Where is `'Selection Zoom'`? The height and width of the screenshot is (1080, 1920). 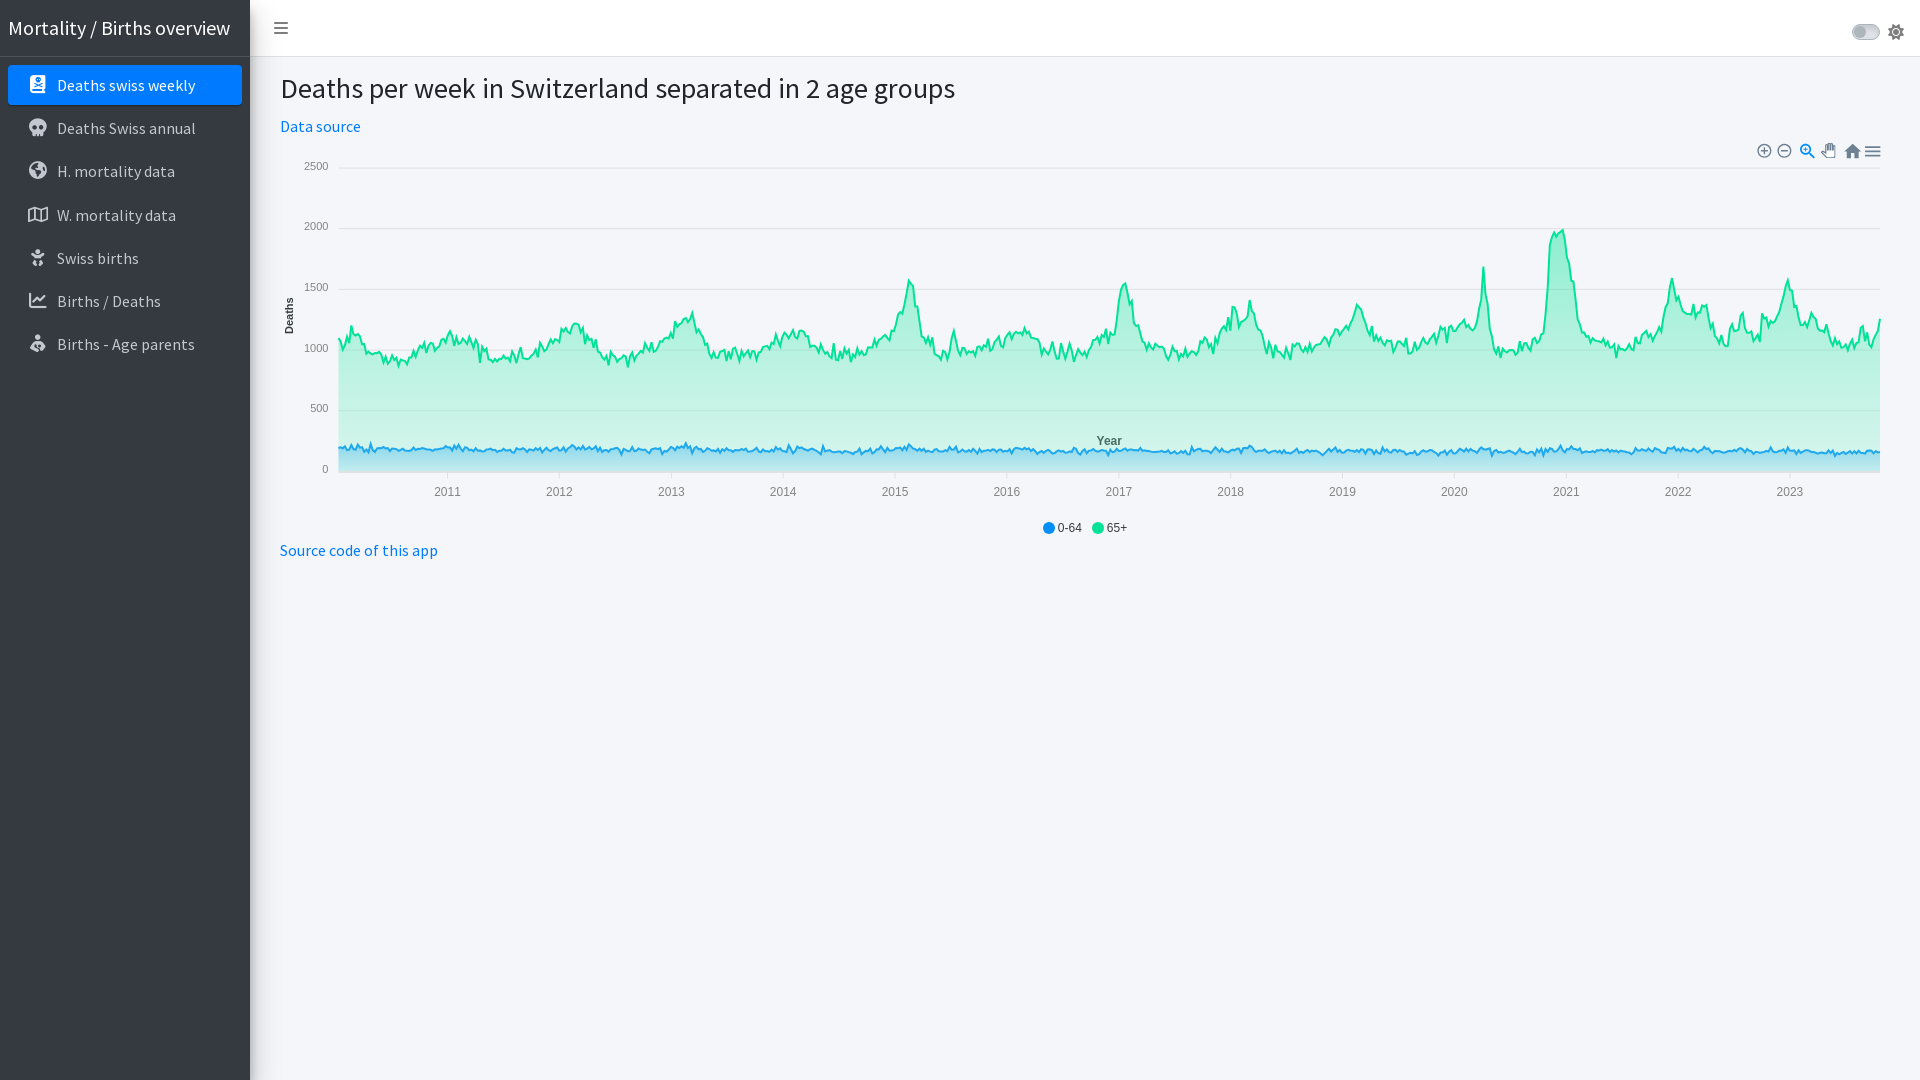
'Selection Zoom' is located at coordinates (1808, 148).